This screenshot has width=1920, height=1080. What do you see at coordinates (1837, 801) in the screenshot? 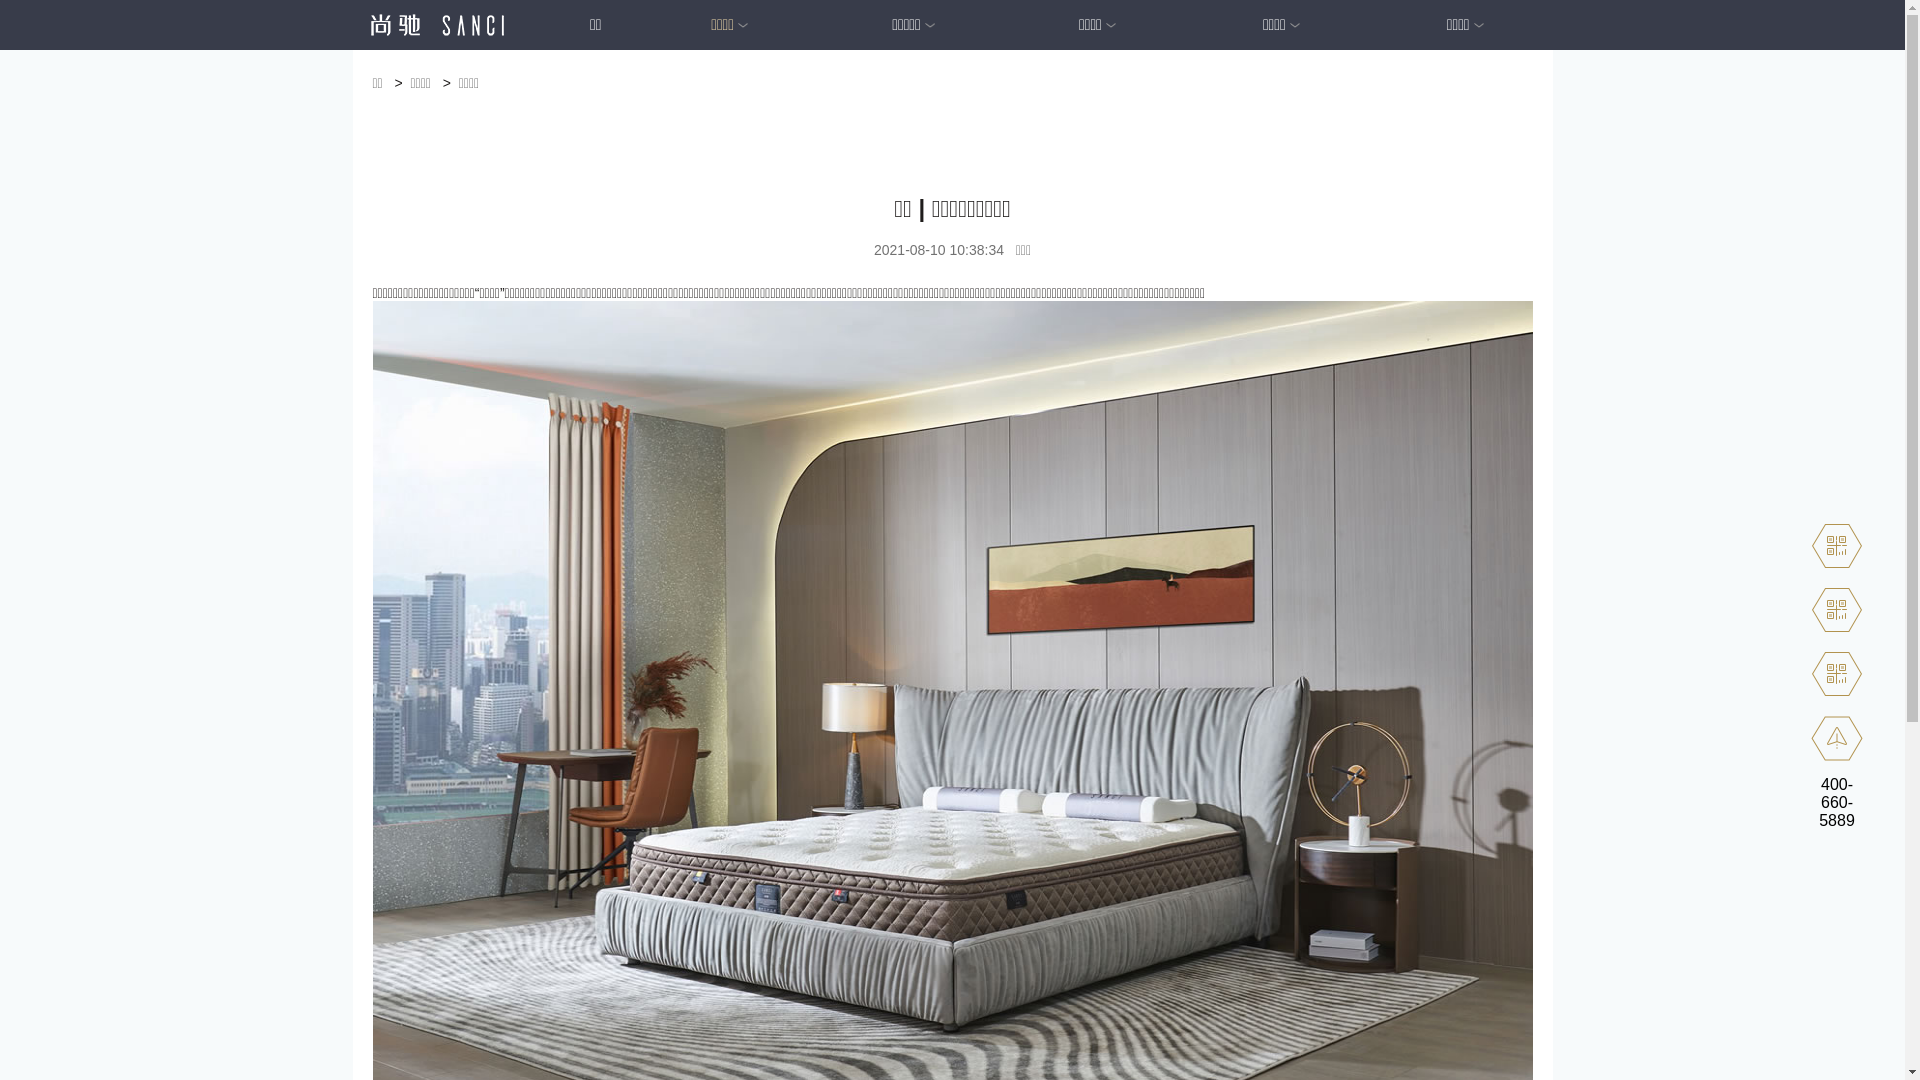
I see `'400-660-5889'` at bounding box center [1837, 801].